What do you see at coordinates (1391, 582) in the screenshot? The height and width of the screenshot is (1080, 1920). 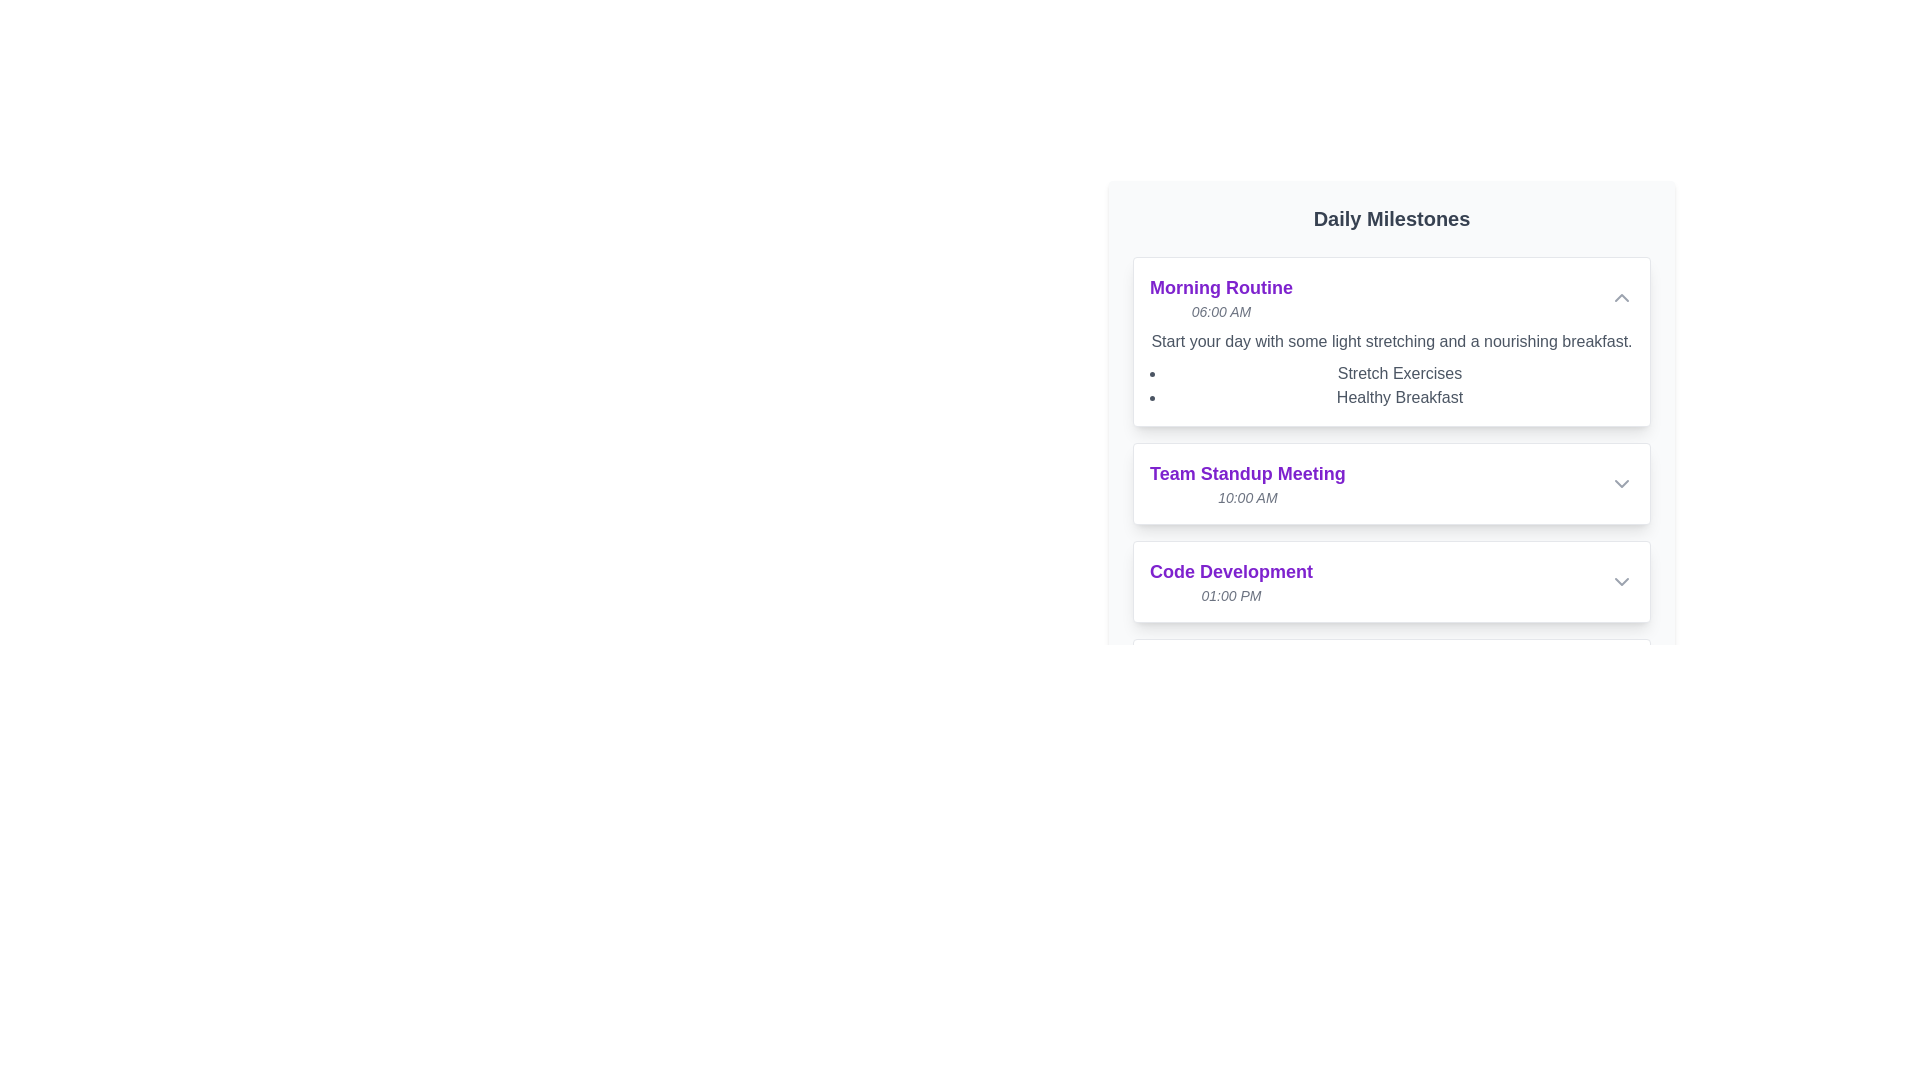 I see `the downward arrow on the third item of the 'Daily Milestones' list` at bounding box center [1391, 582].